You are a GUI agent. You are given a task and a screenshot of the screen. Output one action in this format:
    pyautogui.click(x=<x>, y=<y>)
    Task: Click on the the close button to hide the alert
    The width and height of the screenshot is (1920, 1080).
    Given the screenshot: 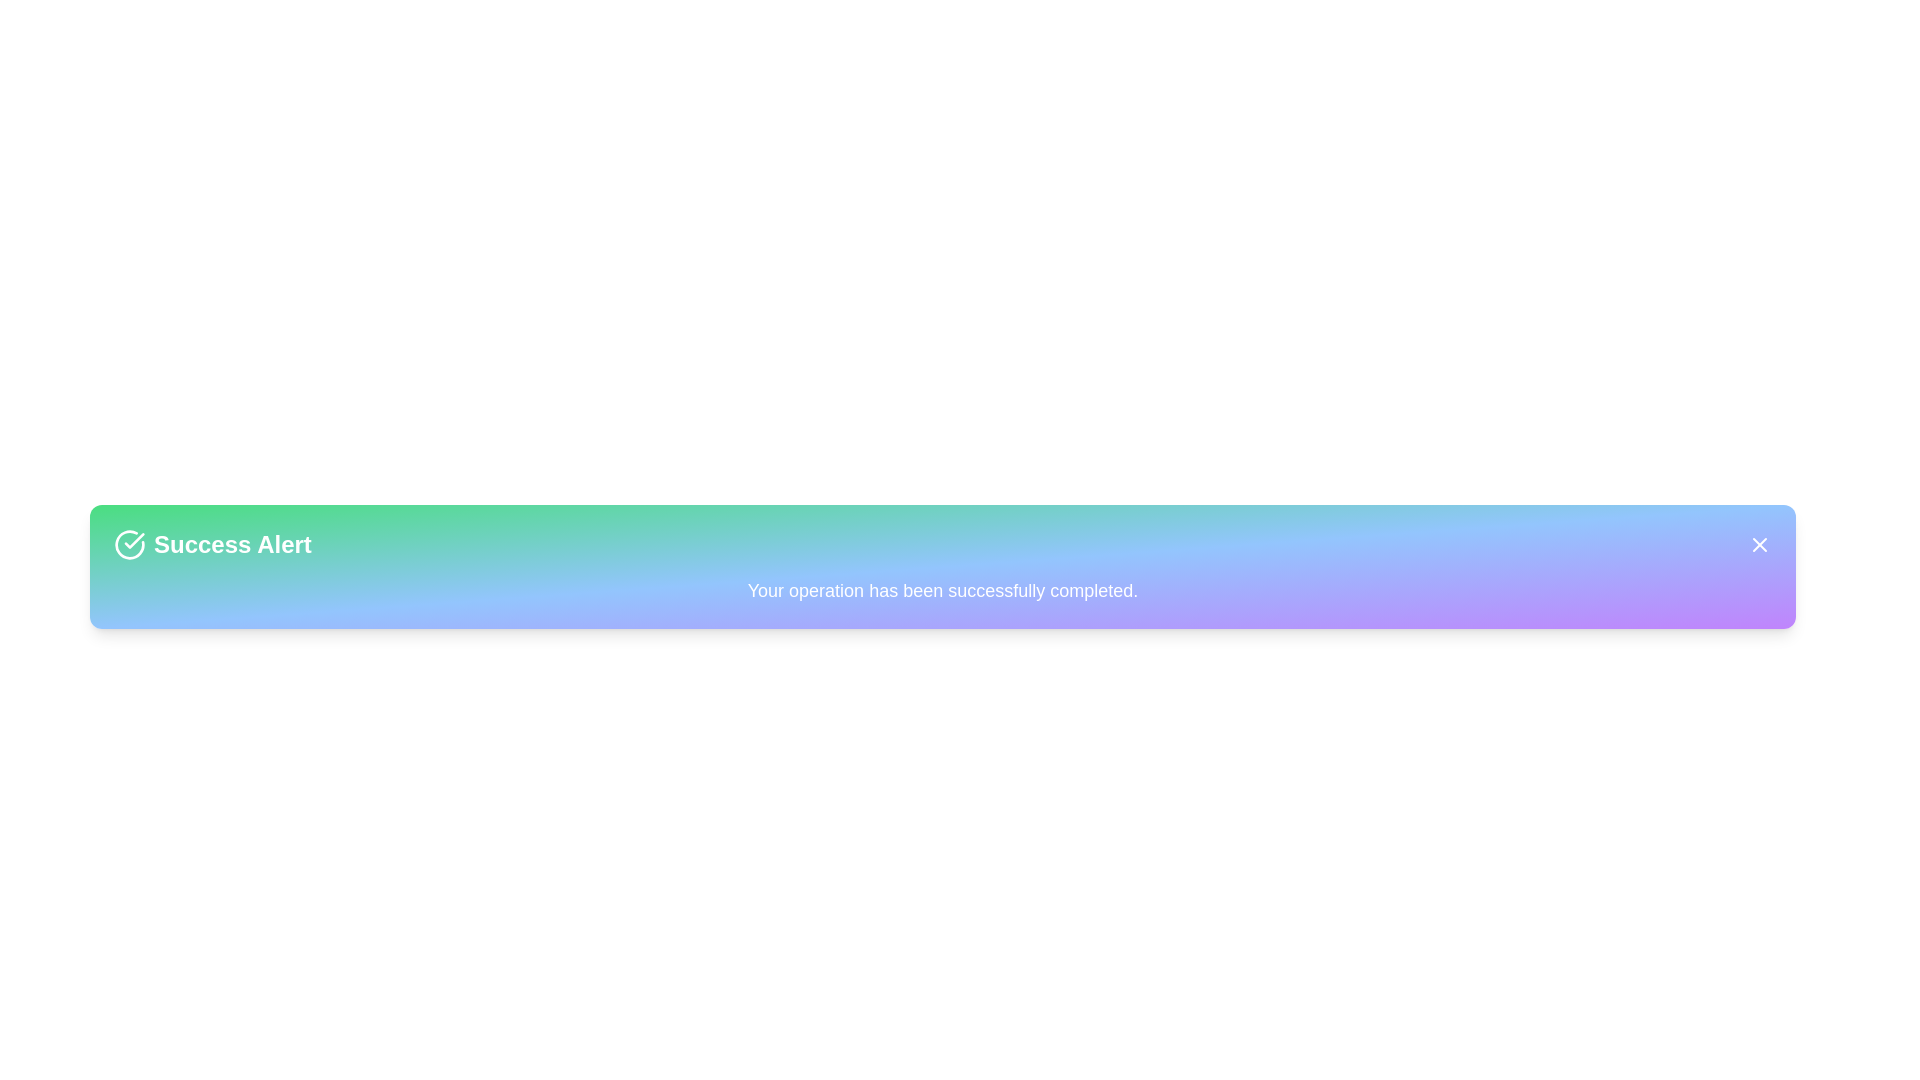 What is the action you would take?
    pyautogui.click(x=1760, y=544)
    